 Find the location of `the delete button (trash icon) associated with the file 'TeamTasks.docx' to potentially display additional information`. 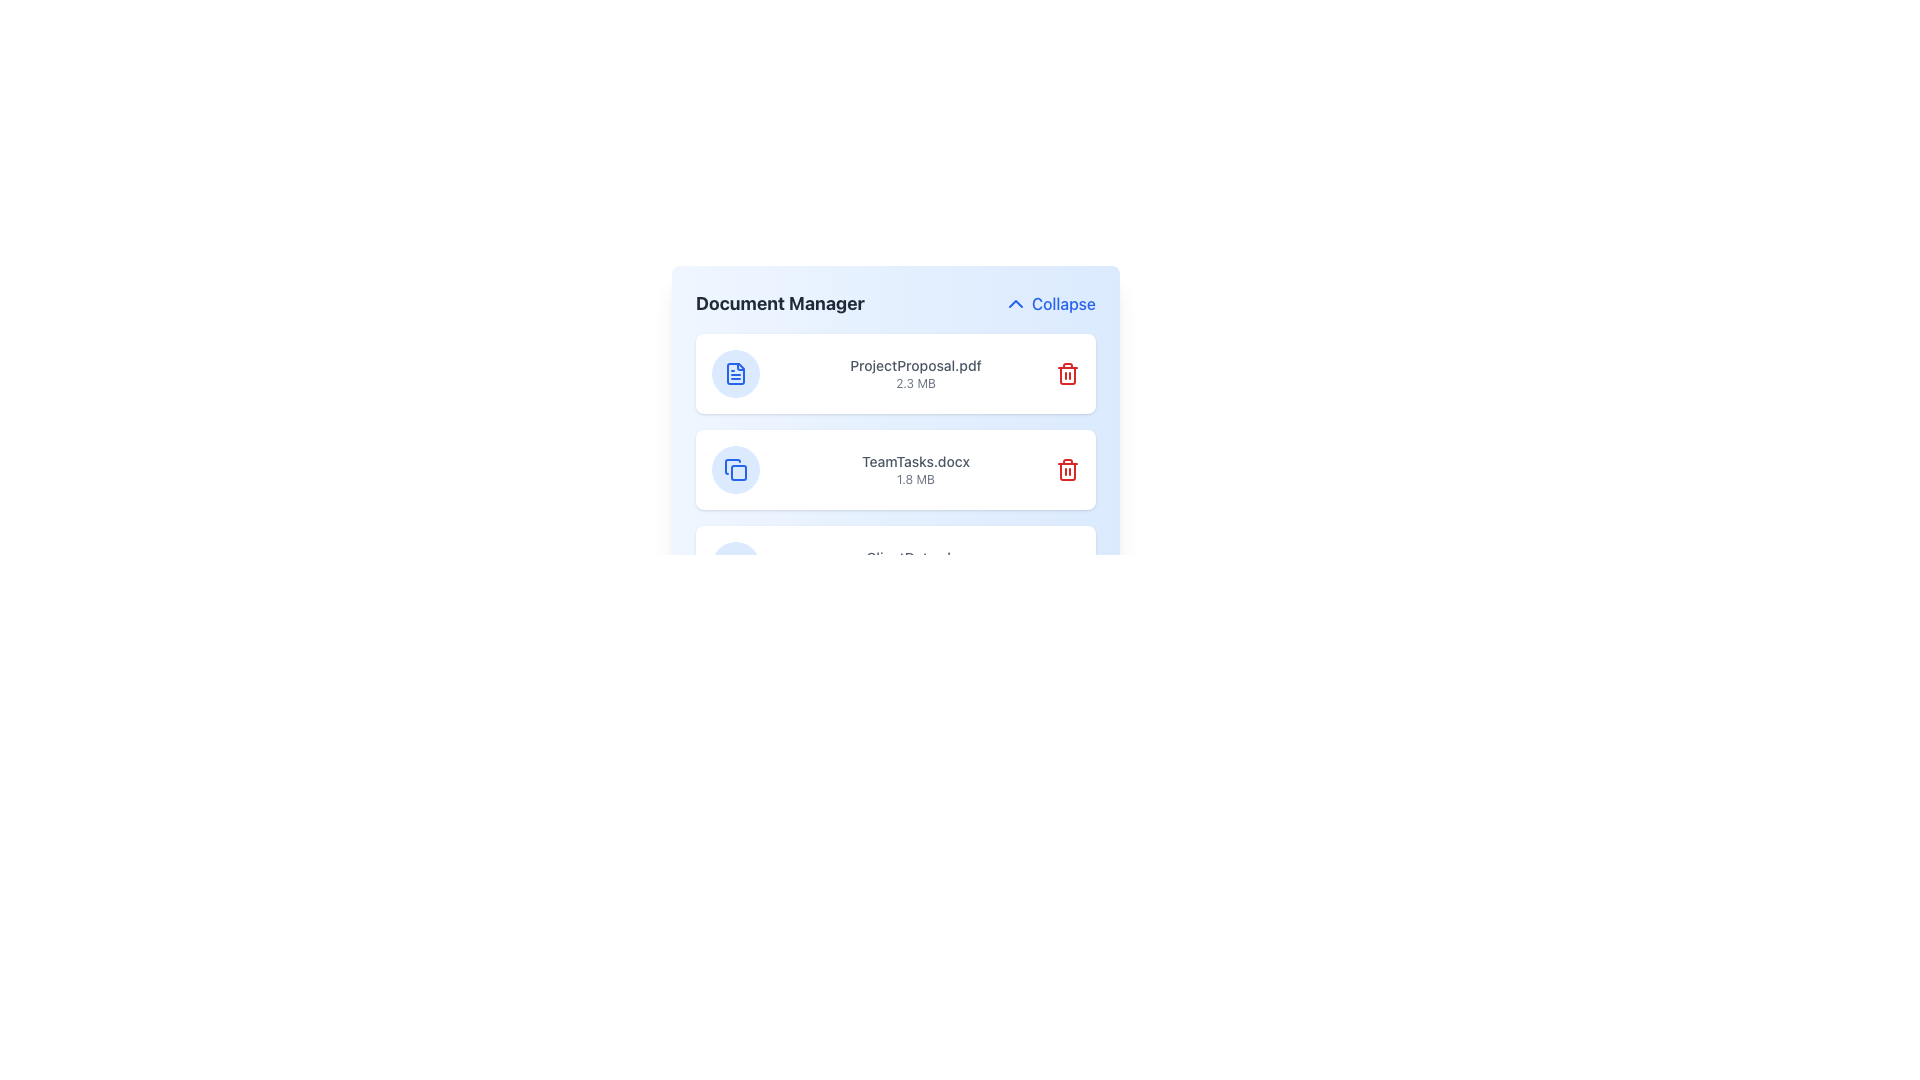

the delete button (trash icon) associated with the file 'TeamTasks.docx' to potentially display additional information is located at coordinates (1067, 470).